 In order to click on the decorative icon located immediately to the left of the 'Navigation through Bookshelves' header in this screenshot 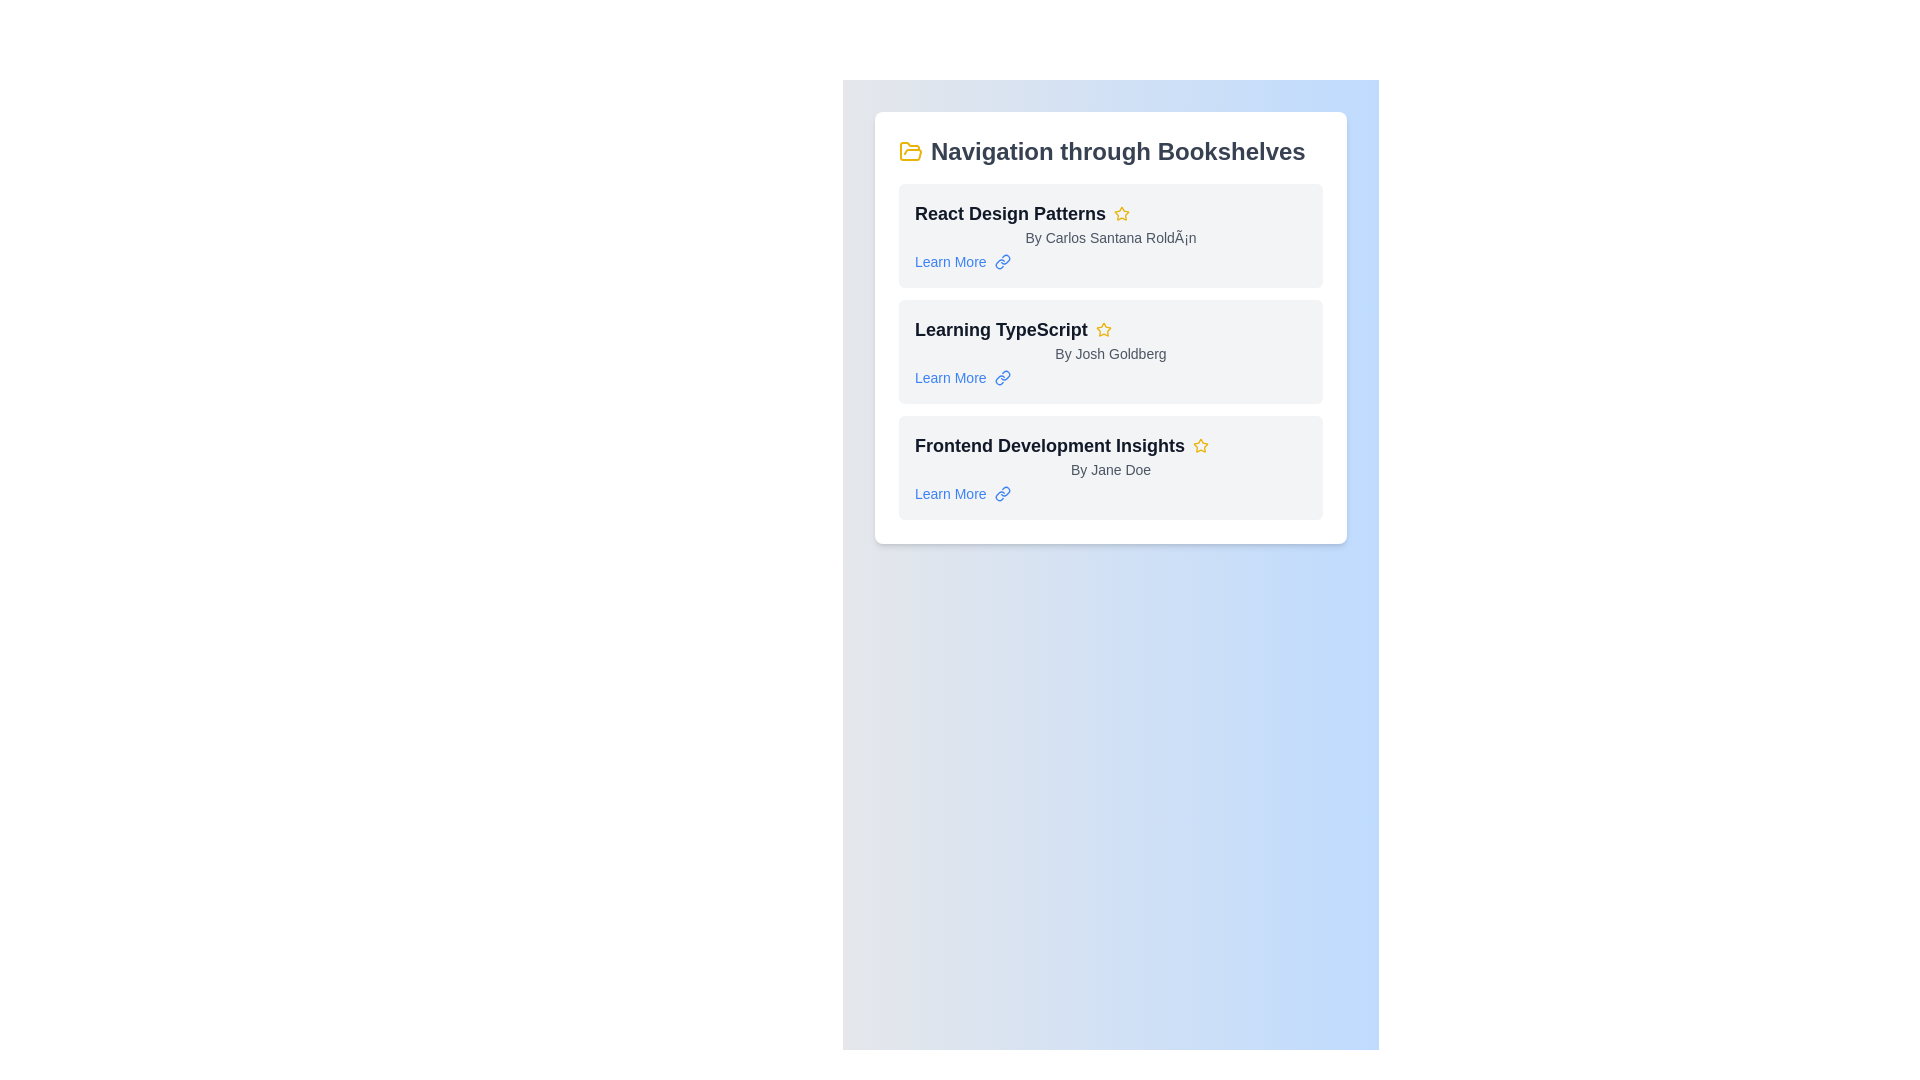, I will do `click(910, 149)`.